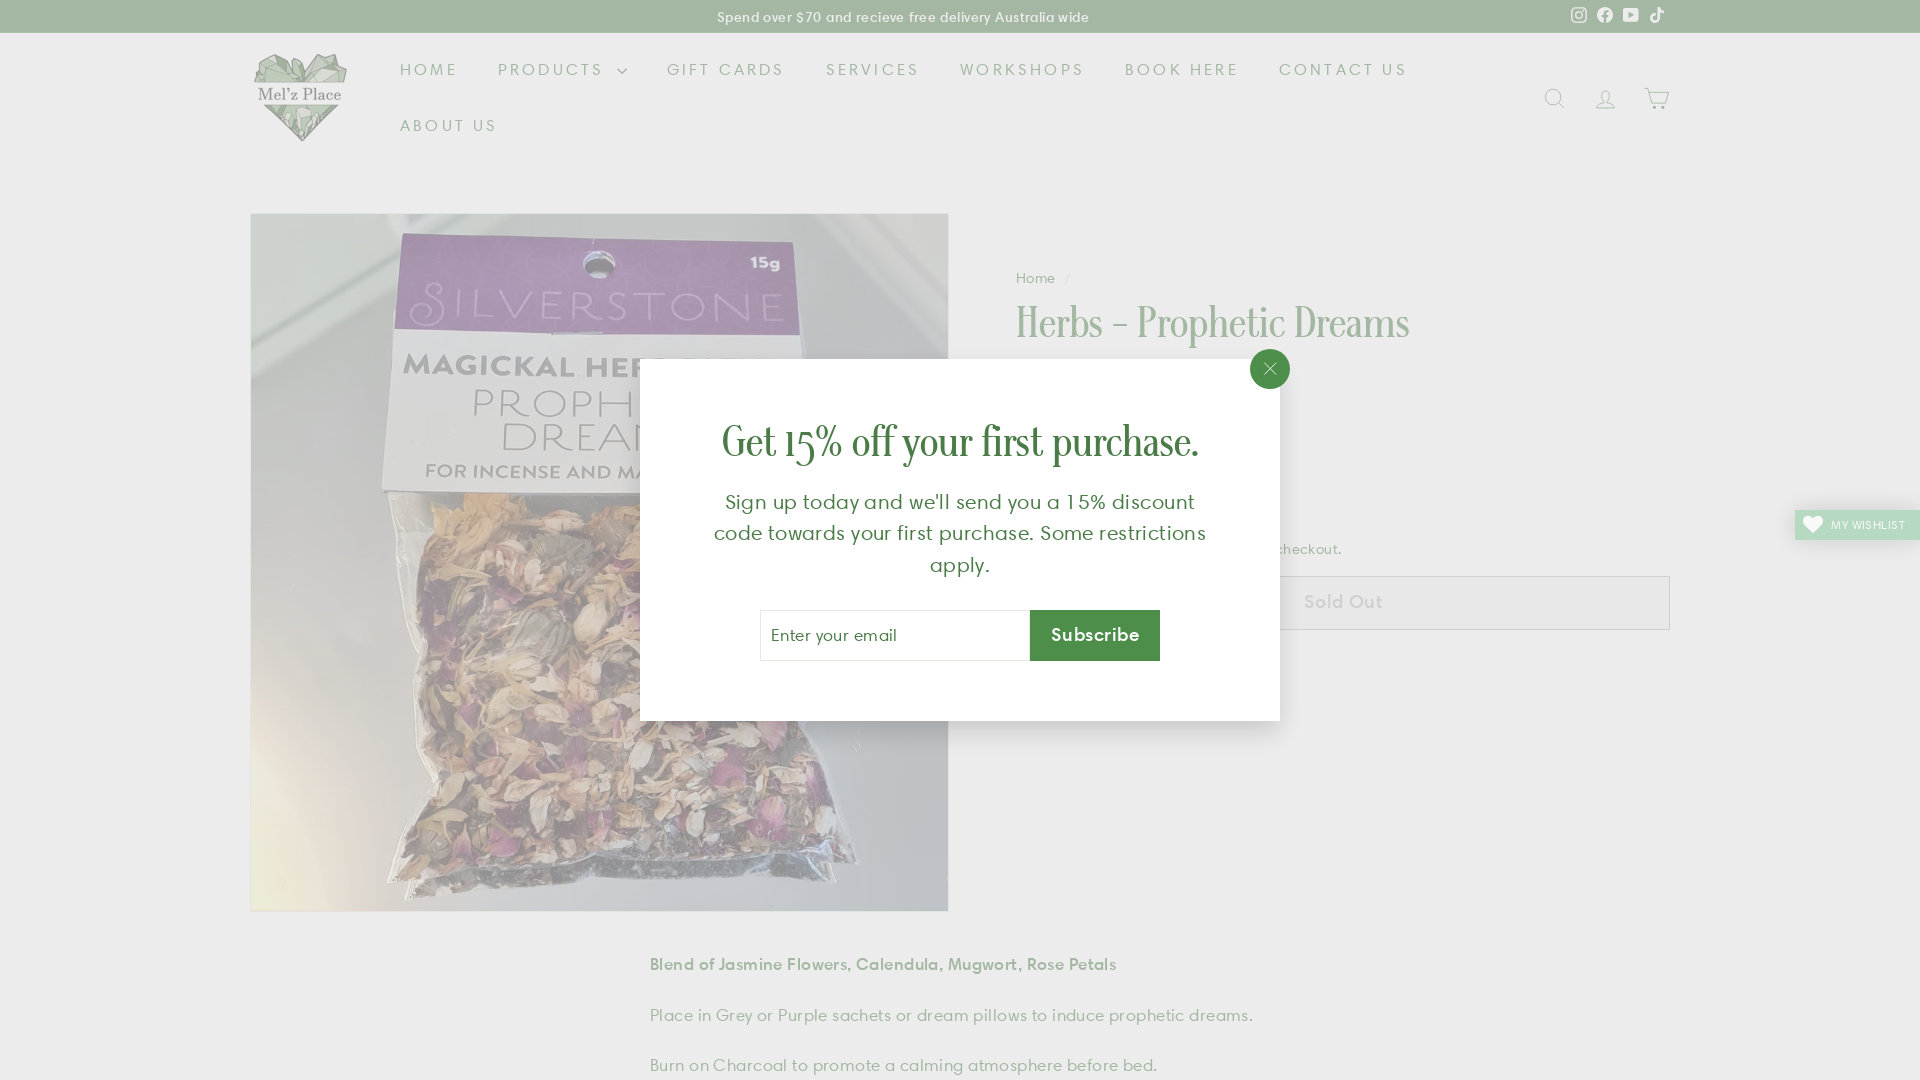  I want to click on 'SERVICES', so click(873, 68).